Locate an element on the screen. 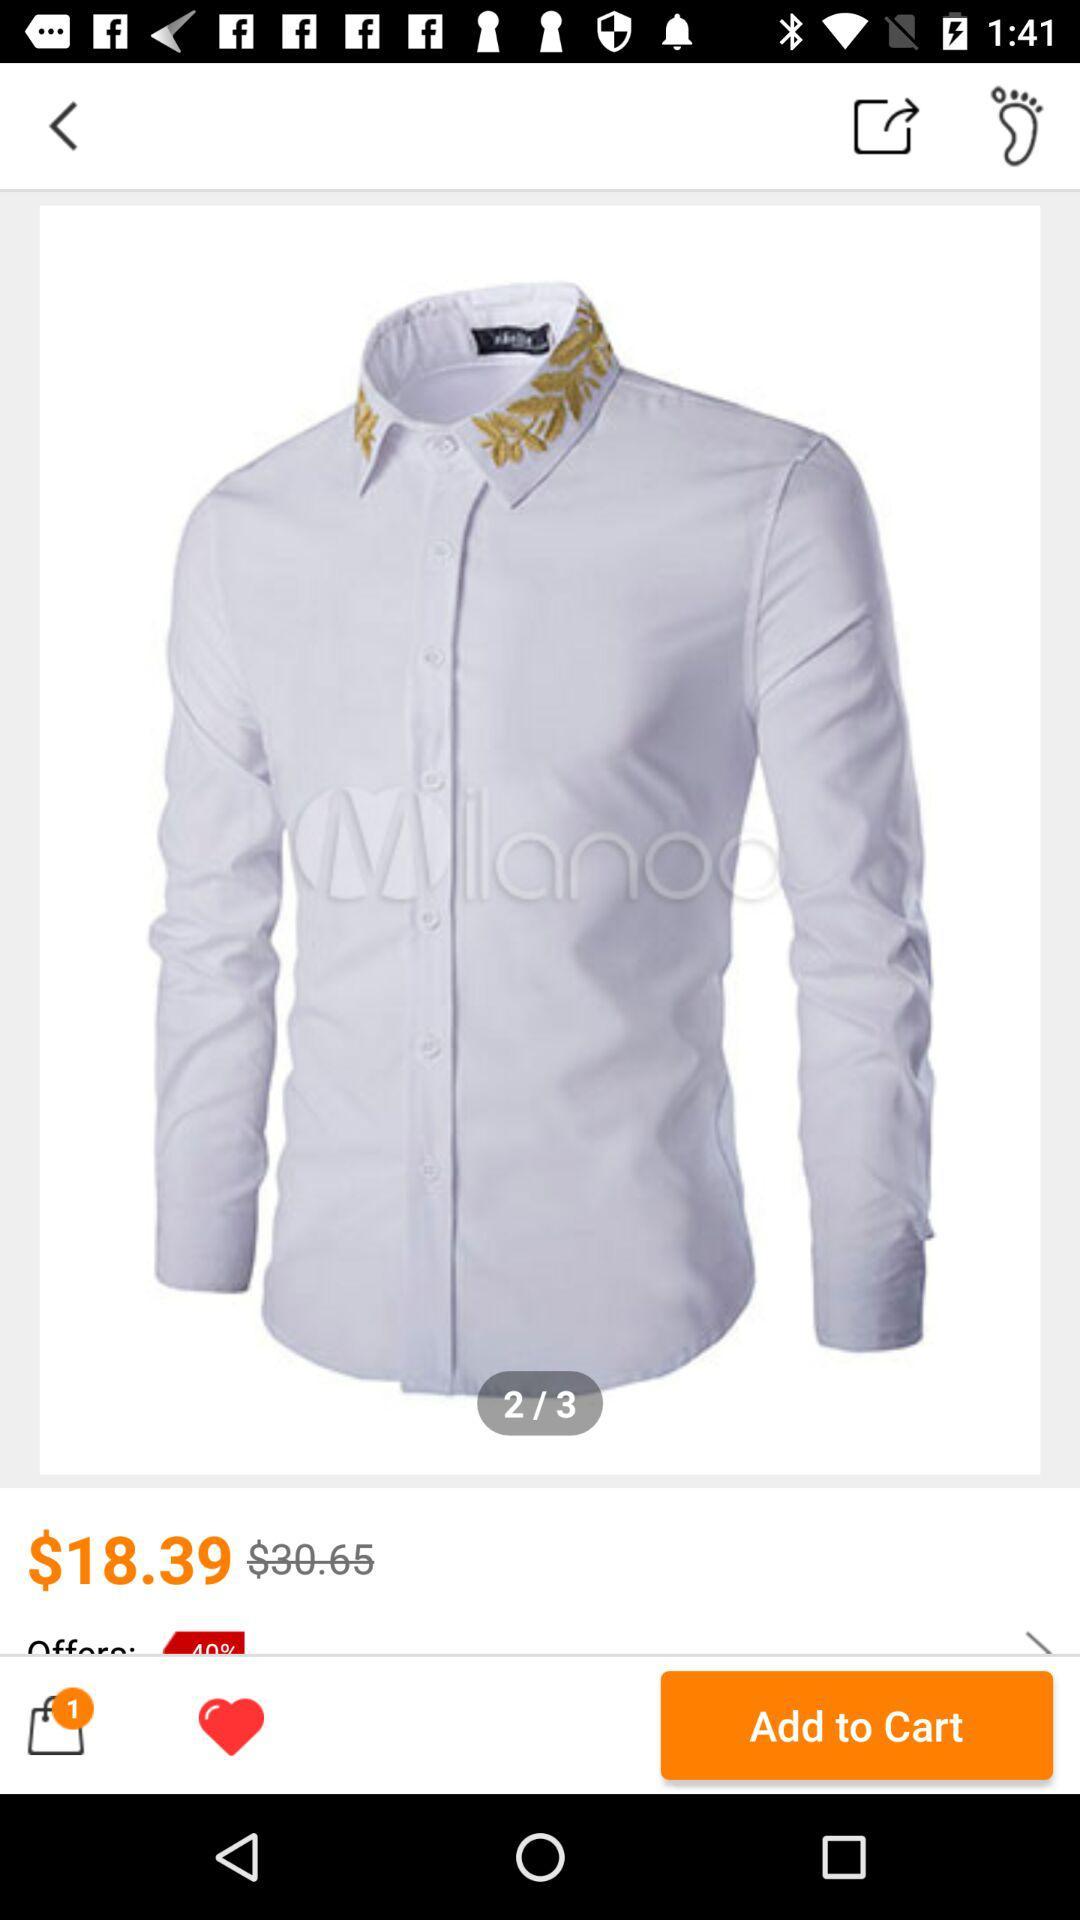  favorite is located at coordinates (230, 1724).